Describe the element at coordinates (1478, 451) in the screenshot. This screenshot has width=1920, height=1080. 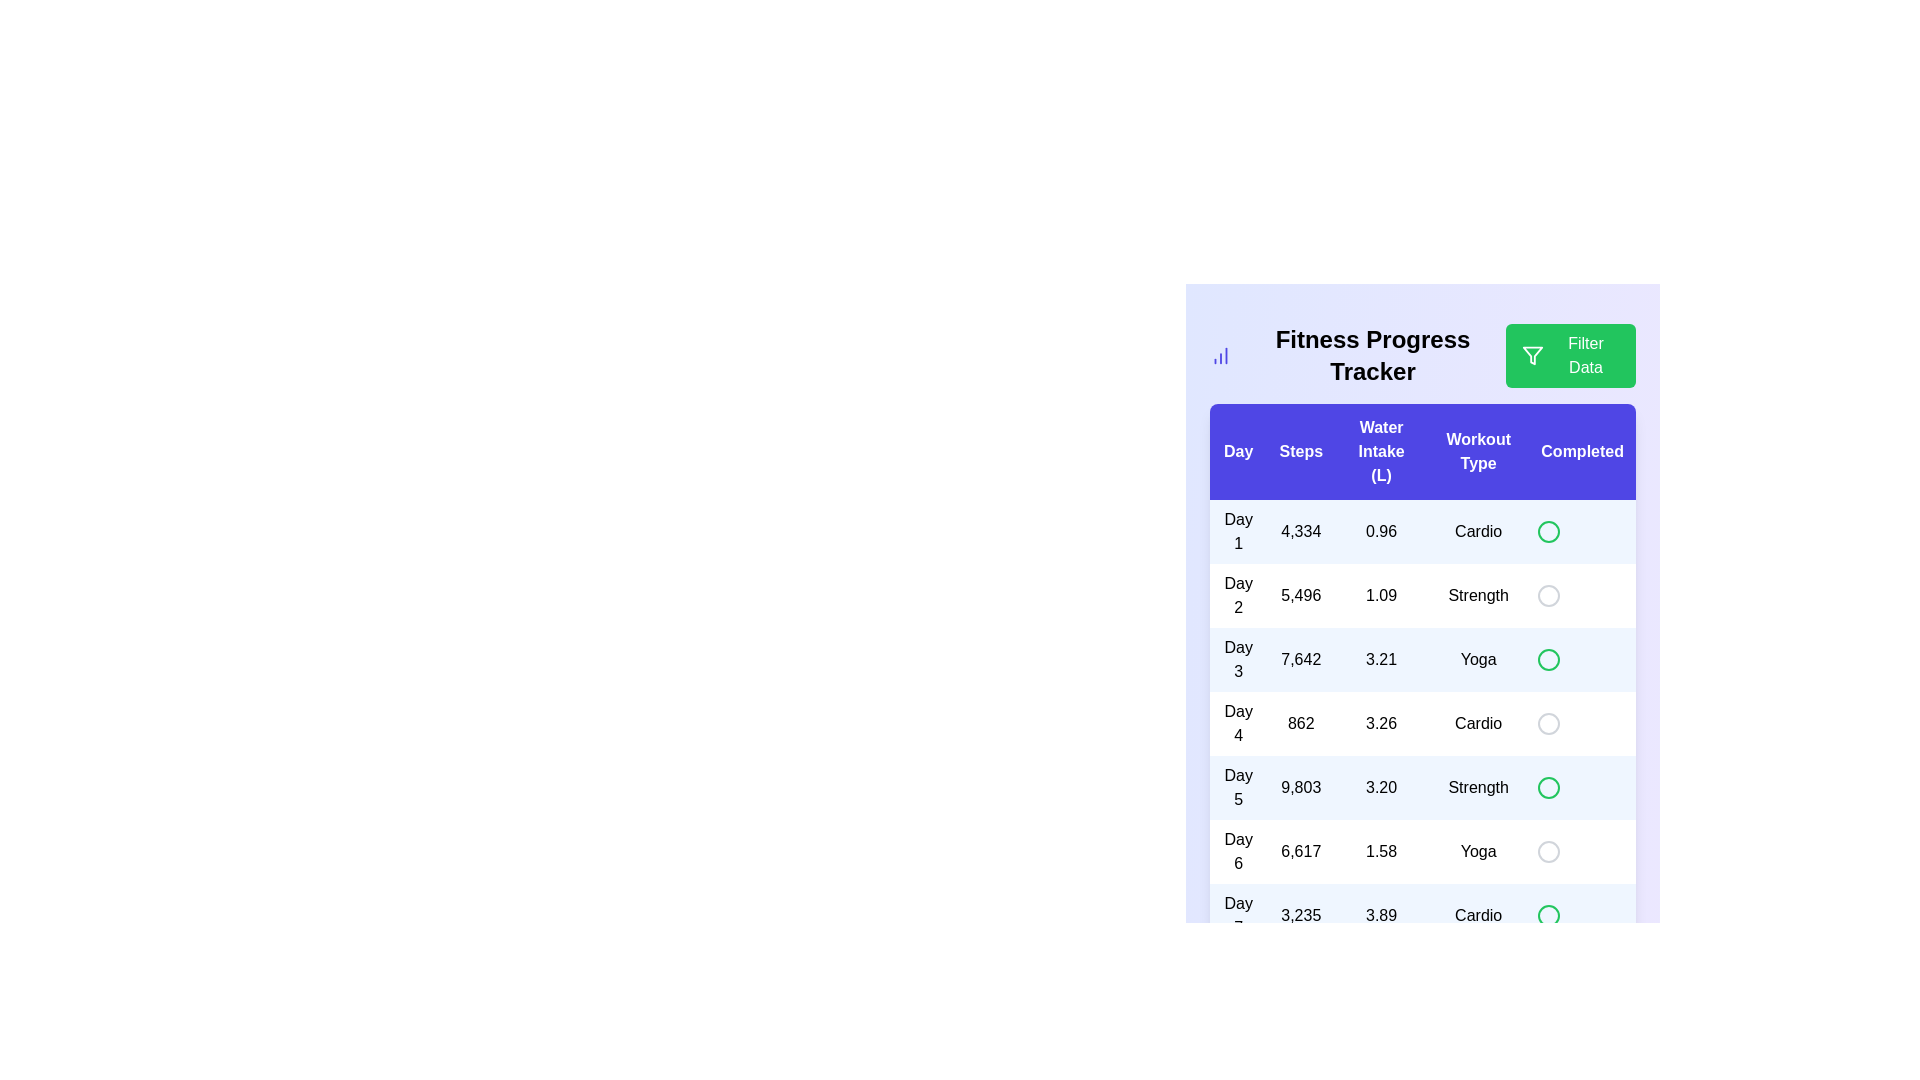
I see `the header of the column 'Workout Type' to sort the table by that column` at that location.